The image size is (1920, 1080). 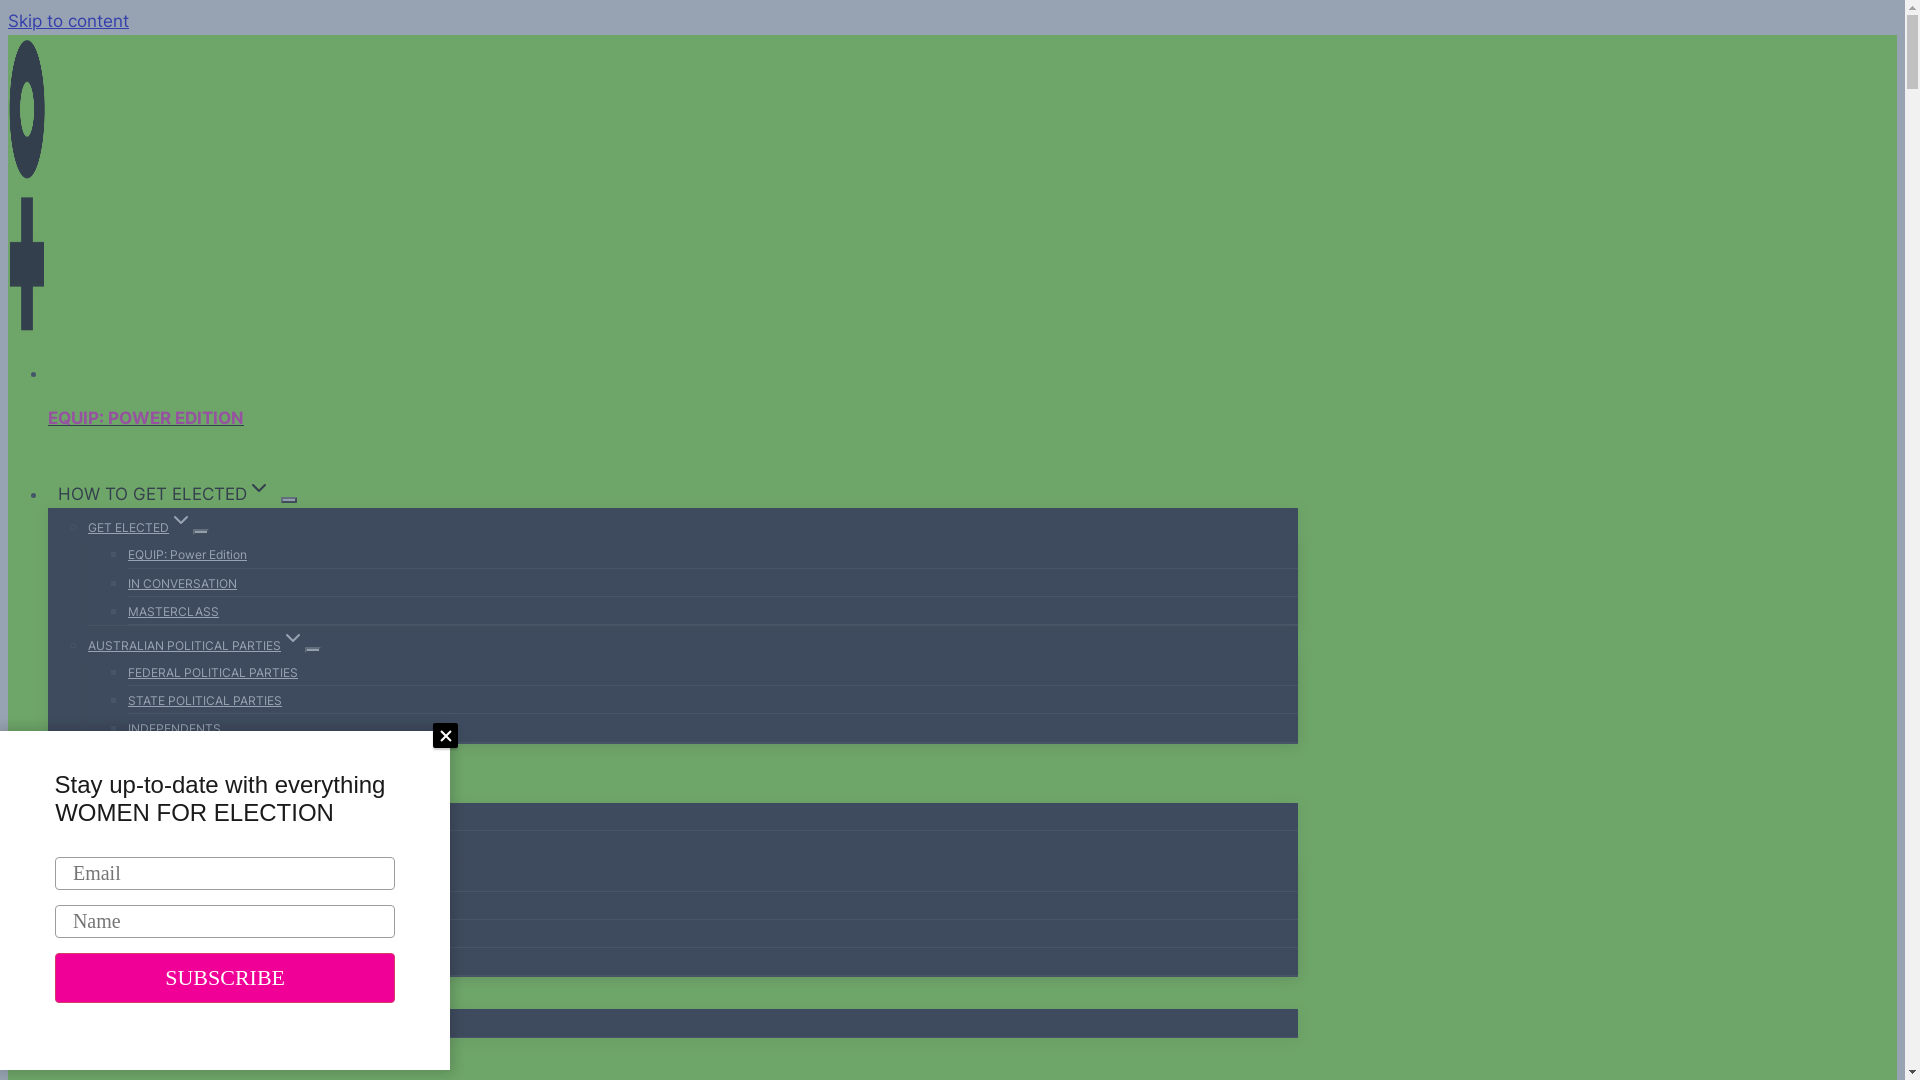 I want to click on 'MEDIA', so click(x=105, y=1023).